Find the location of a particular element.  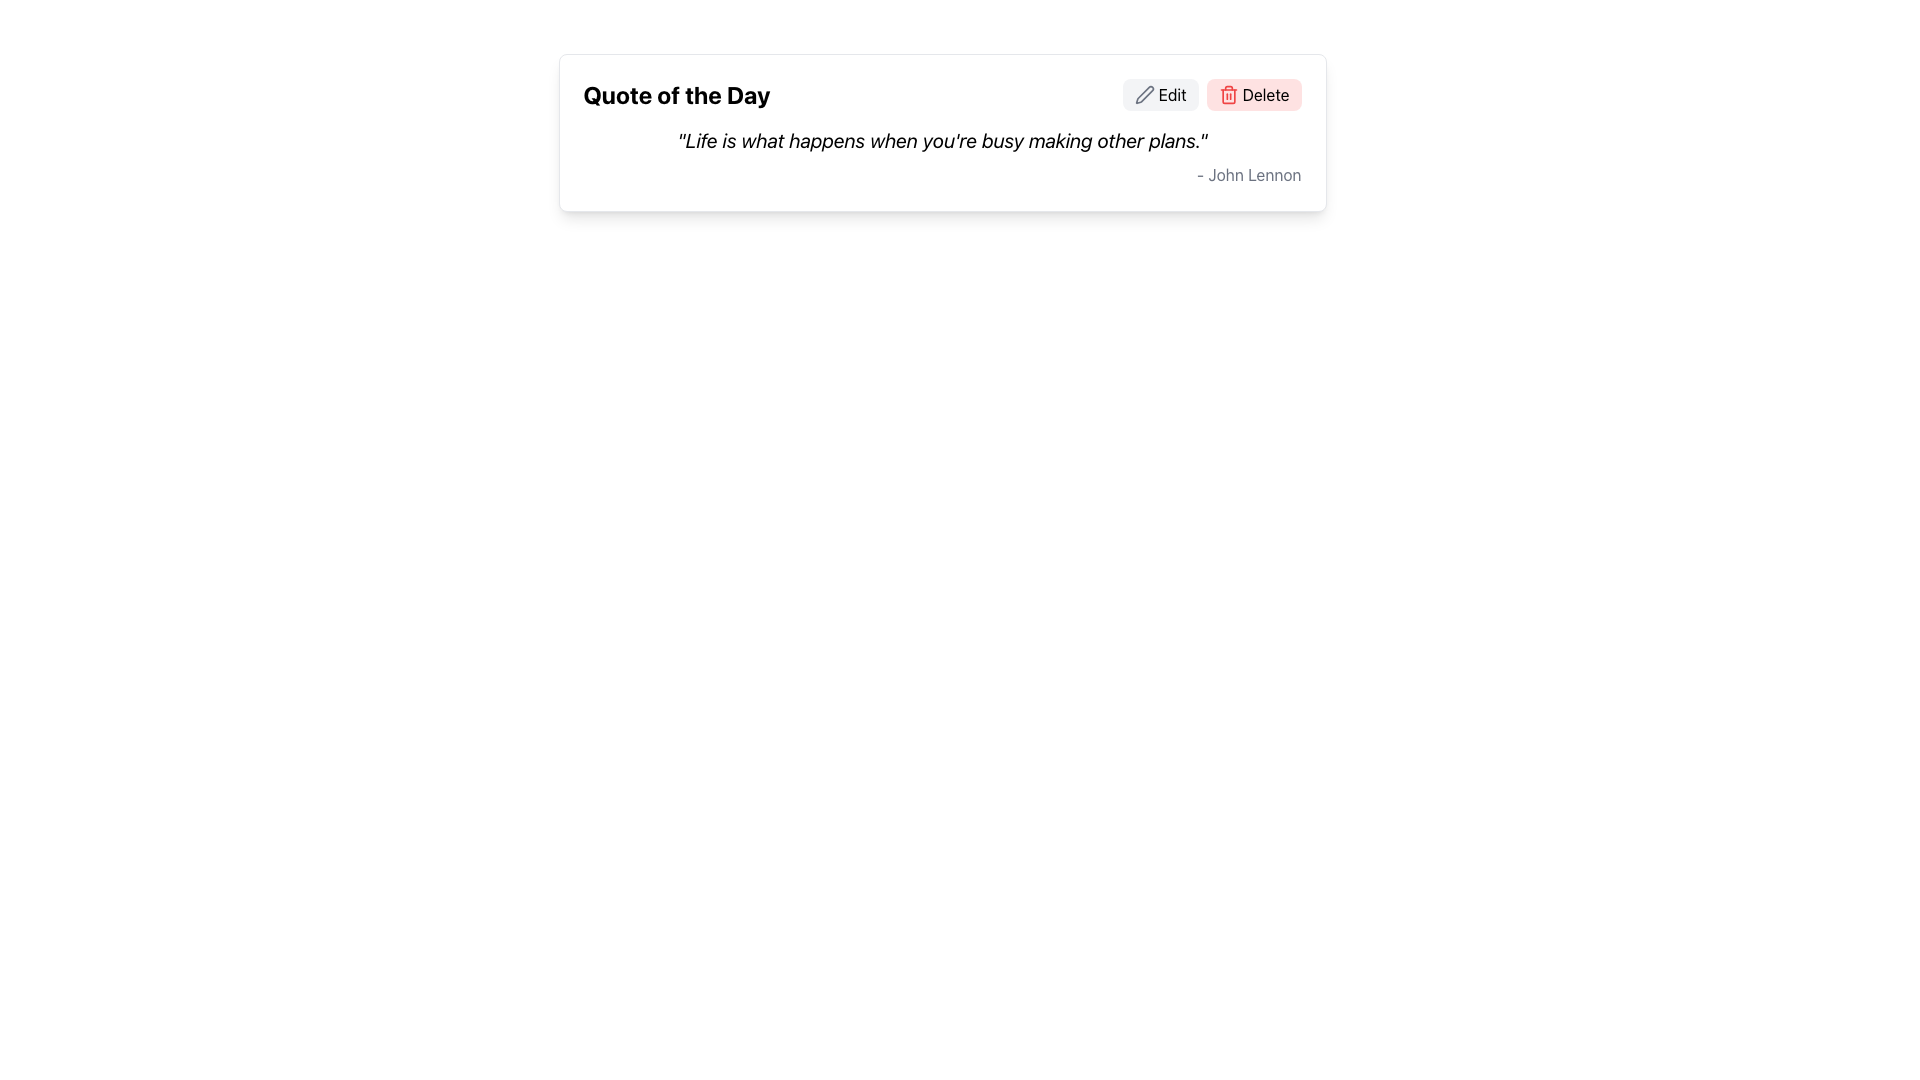

the text label displaying 'Edit', which is styled in bold sans-serif font and located beside a pen icon in the toolbar section for editing actions is located at coordinates (1172, 95).